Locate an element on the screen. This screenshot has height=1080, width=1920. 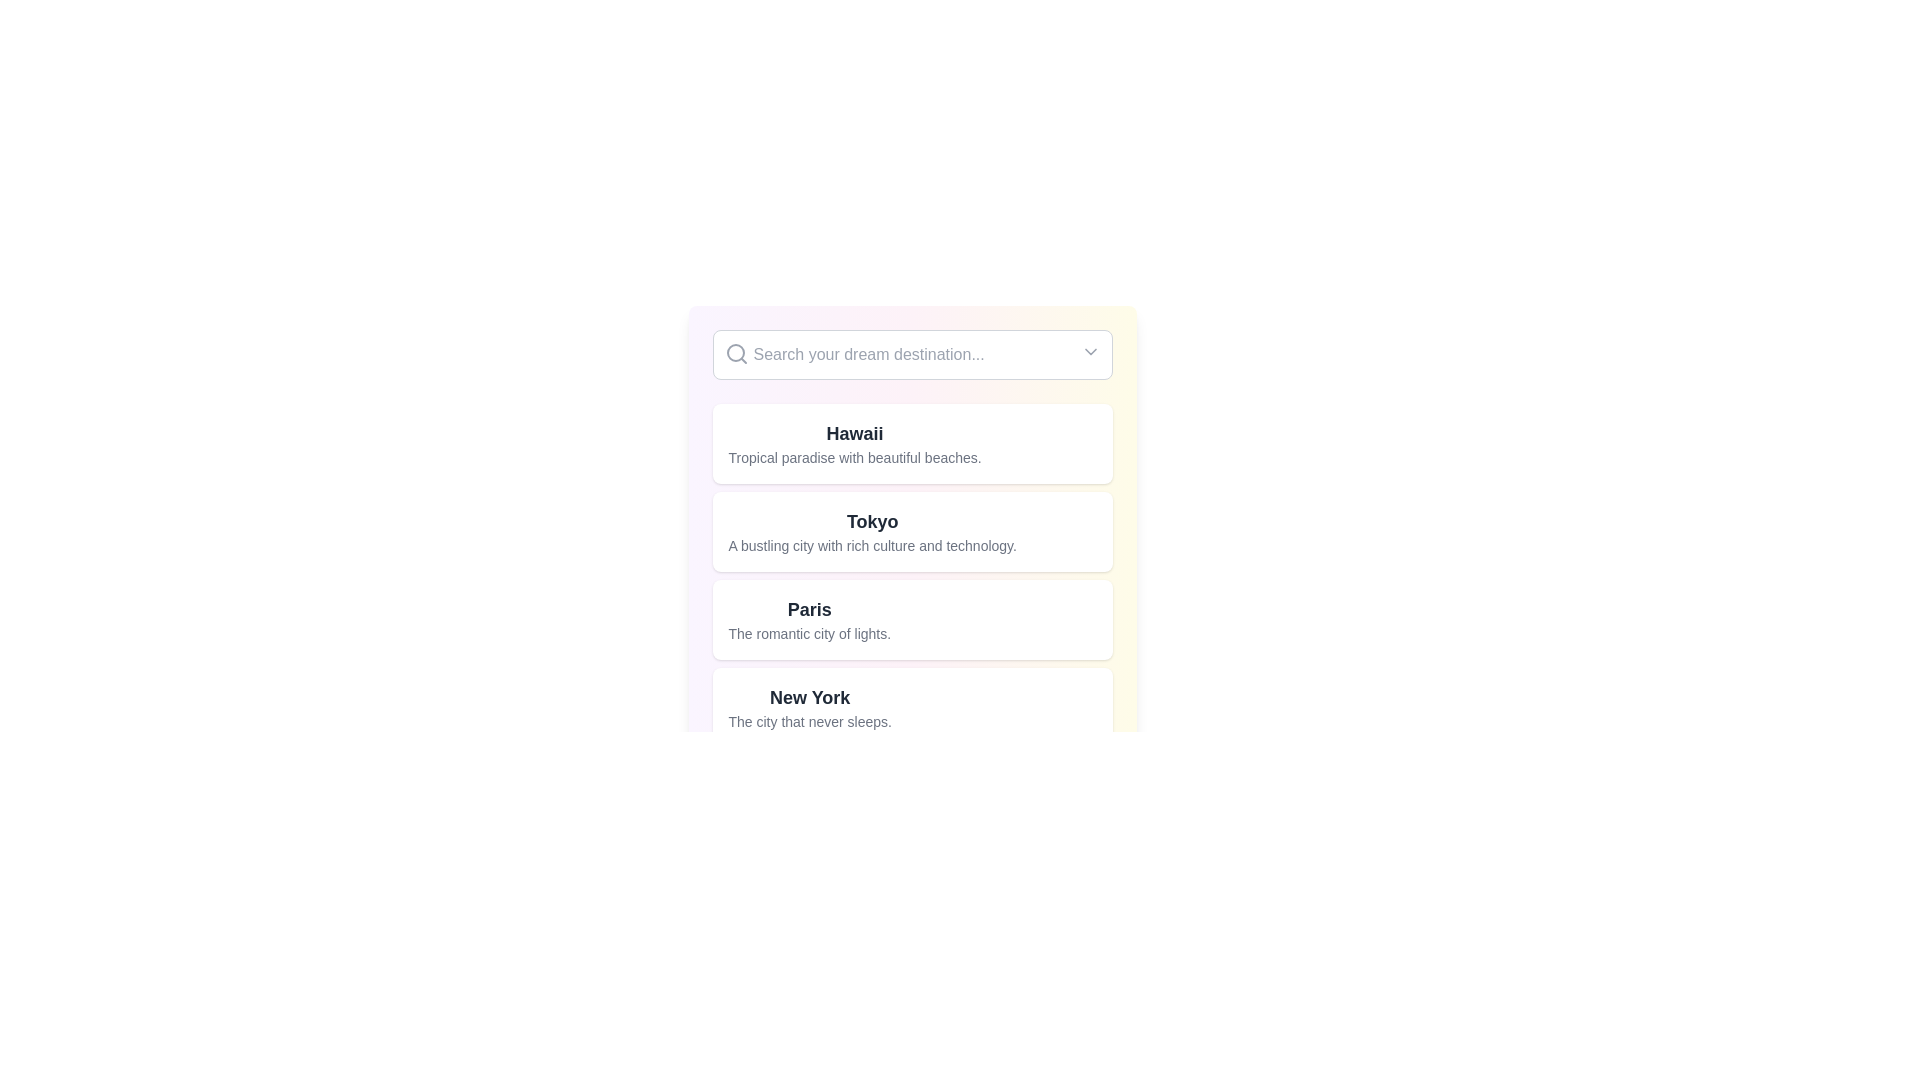
the second card in the vertical list is located at coordinates (911, 575).